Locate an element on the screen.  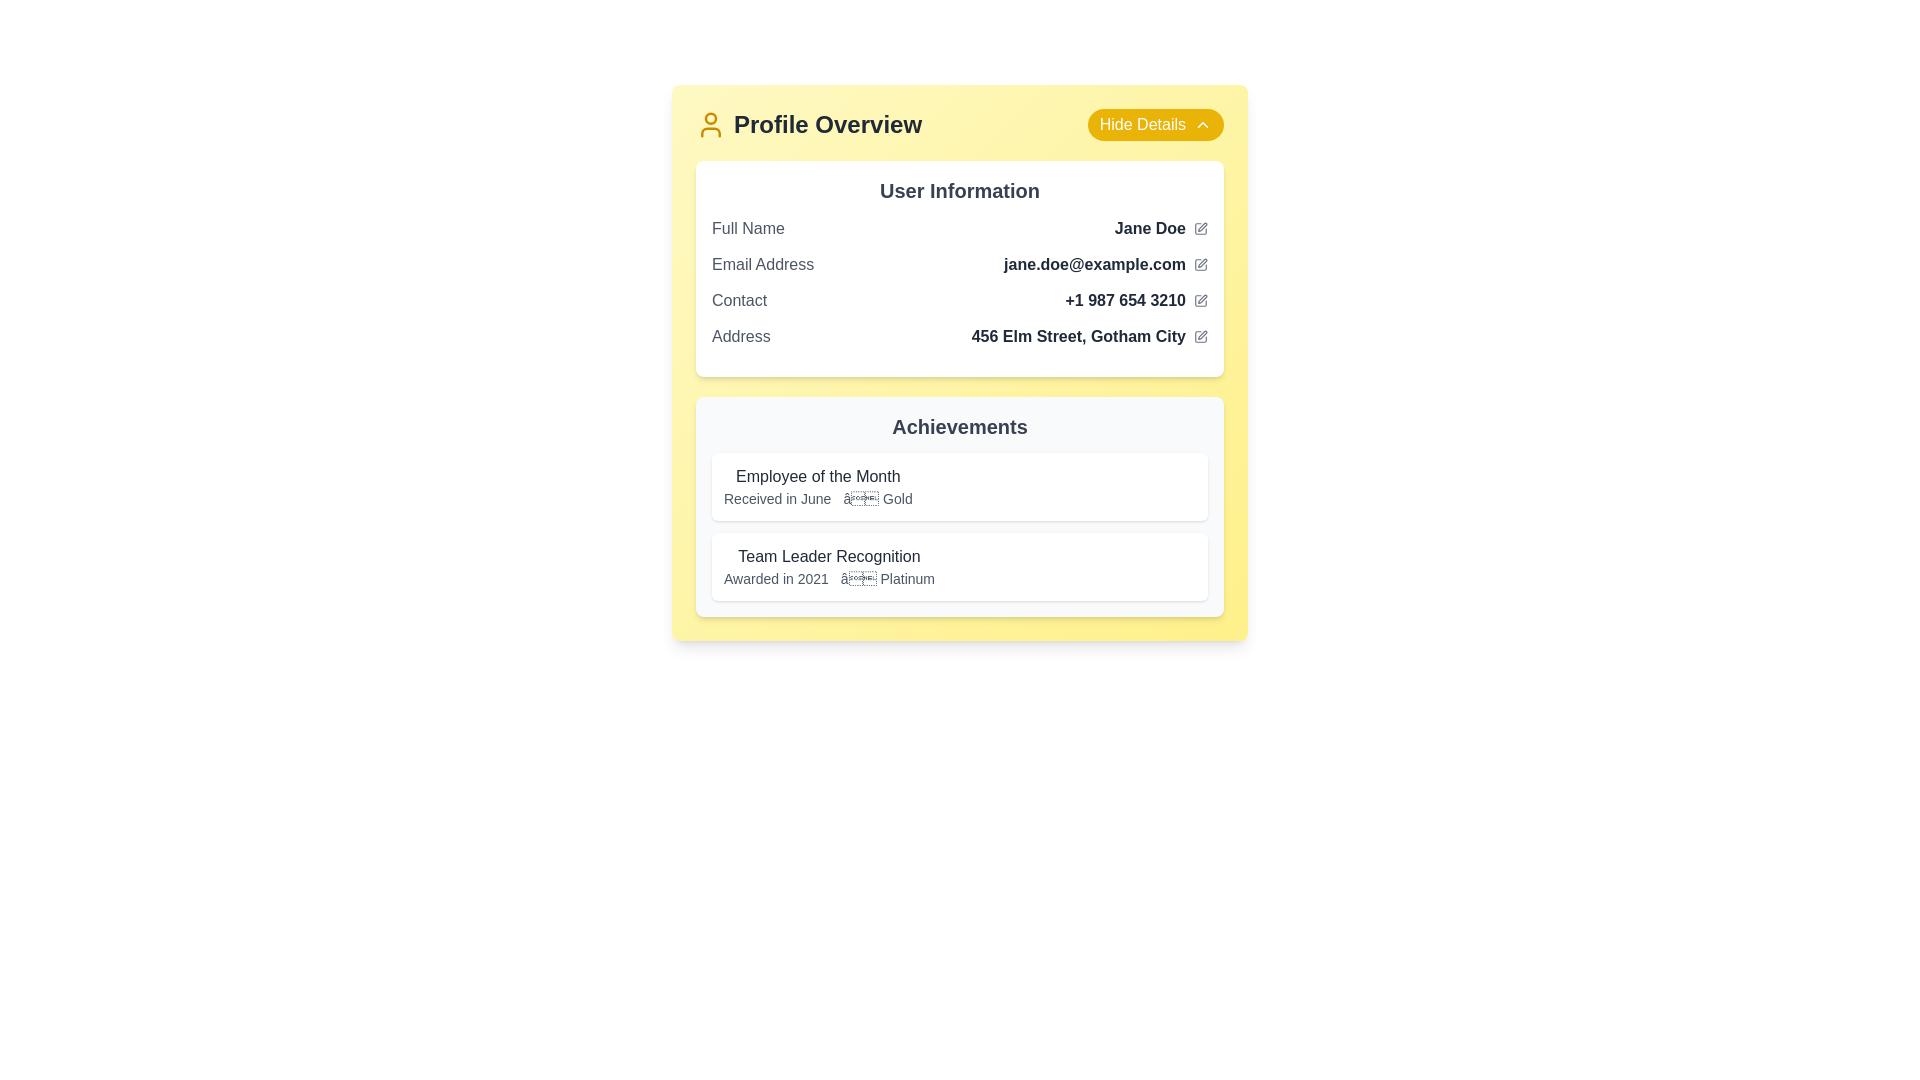
the button in the upper right of the 'Profile Overview' section is located at coordinates (1155, 124).